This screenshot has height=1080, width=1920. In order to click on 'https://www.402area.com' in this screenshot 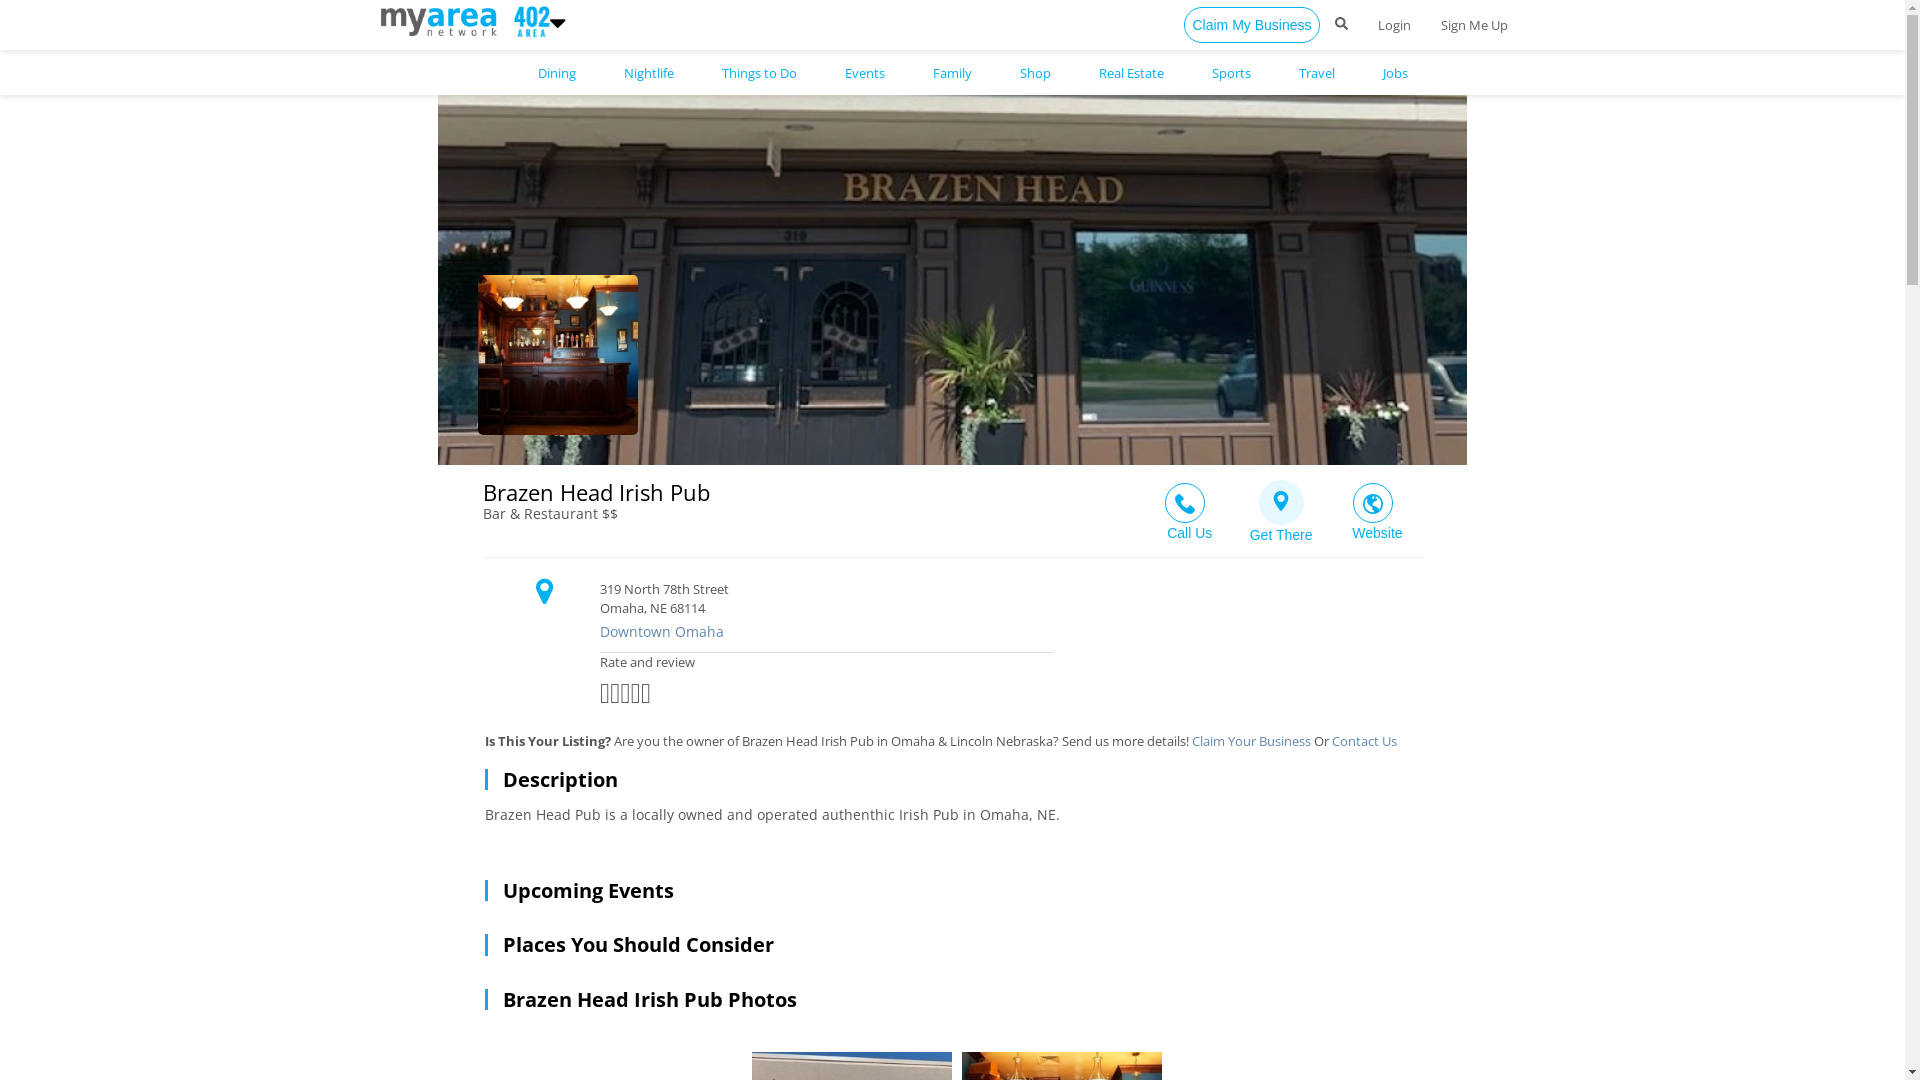, I will do `click(528, 19)`.